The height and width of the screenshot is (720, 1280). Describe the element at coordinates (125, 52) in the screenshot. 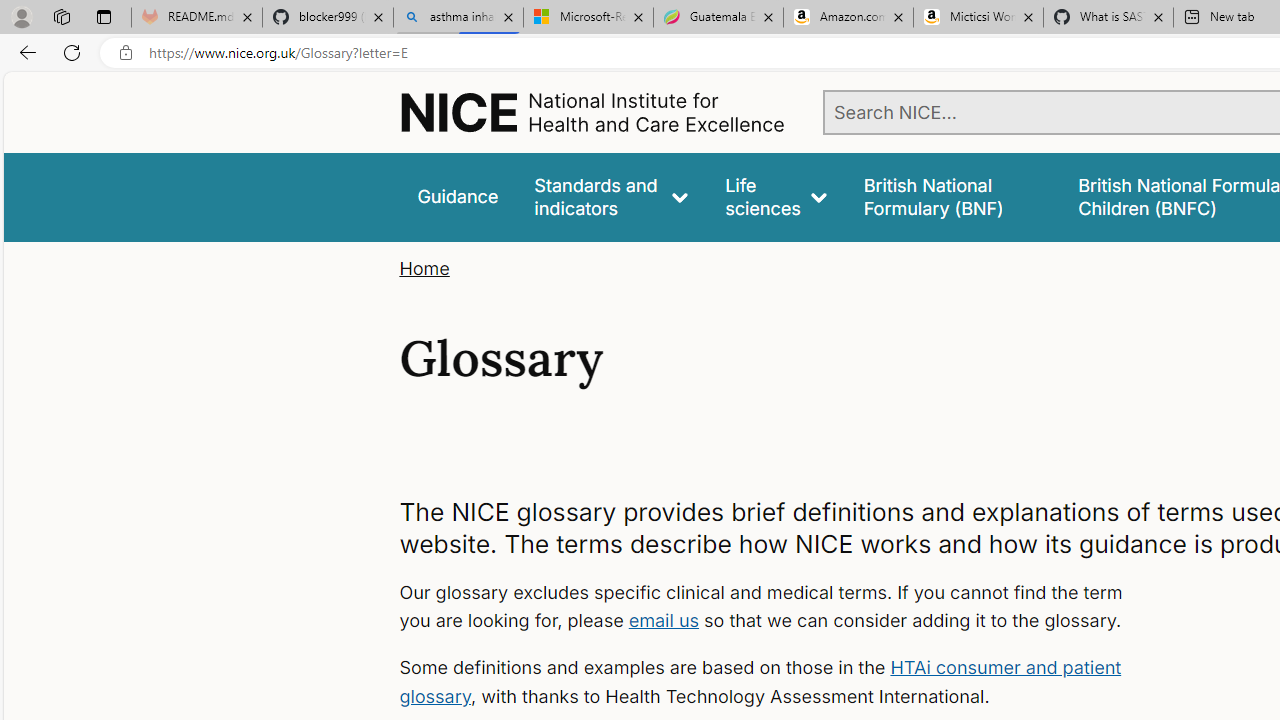

I see `'View site information'` at that location.